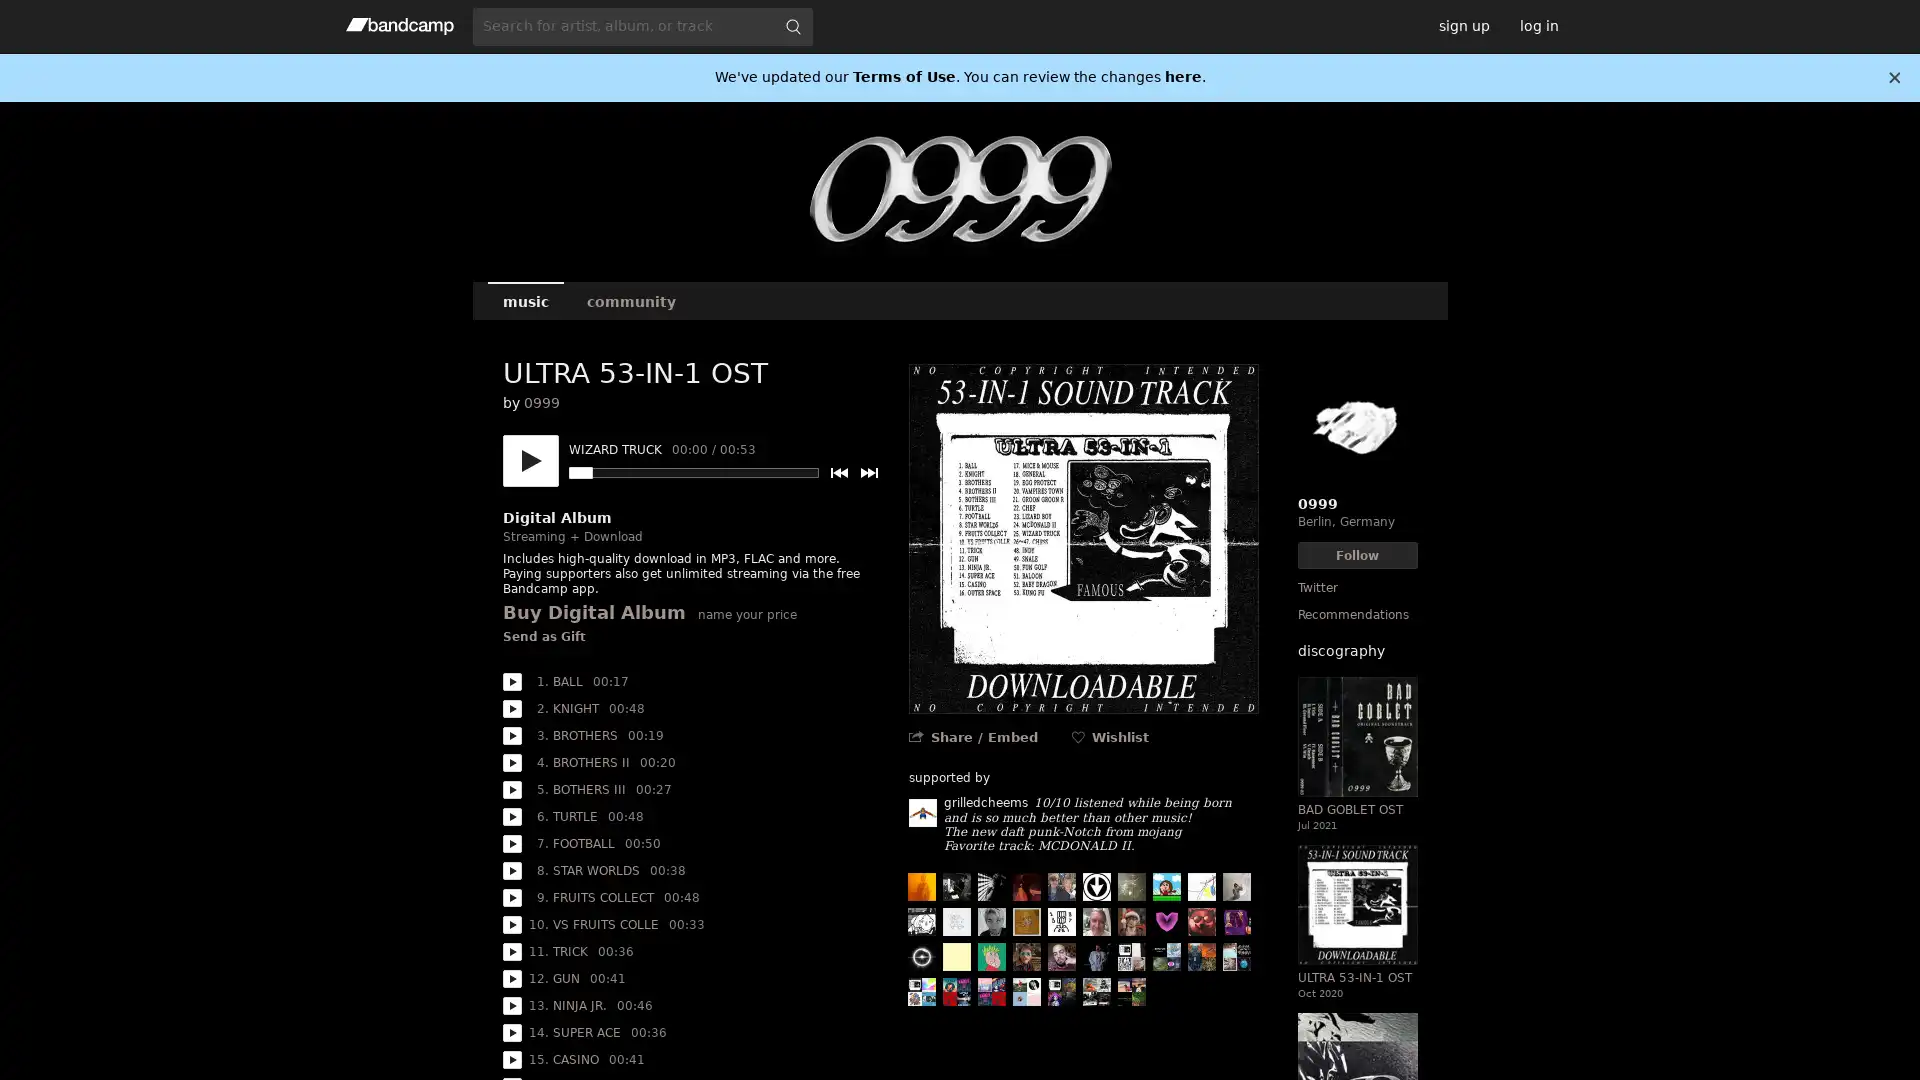 The width and height of the screenshot is (1920, 1080). What do you see at coordinates (511, 925) in the screenshot?
I see `Play VS FRUITS COLLE` at bounding box center [511, 925].